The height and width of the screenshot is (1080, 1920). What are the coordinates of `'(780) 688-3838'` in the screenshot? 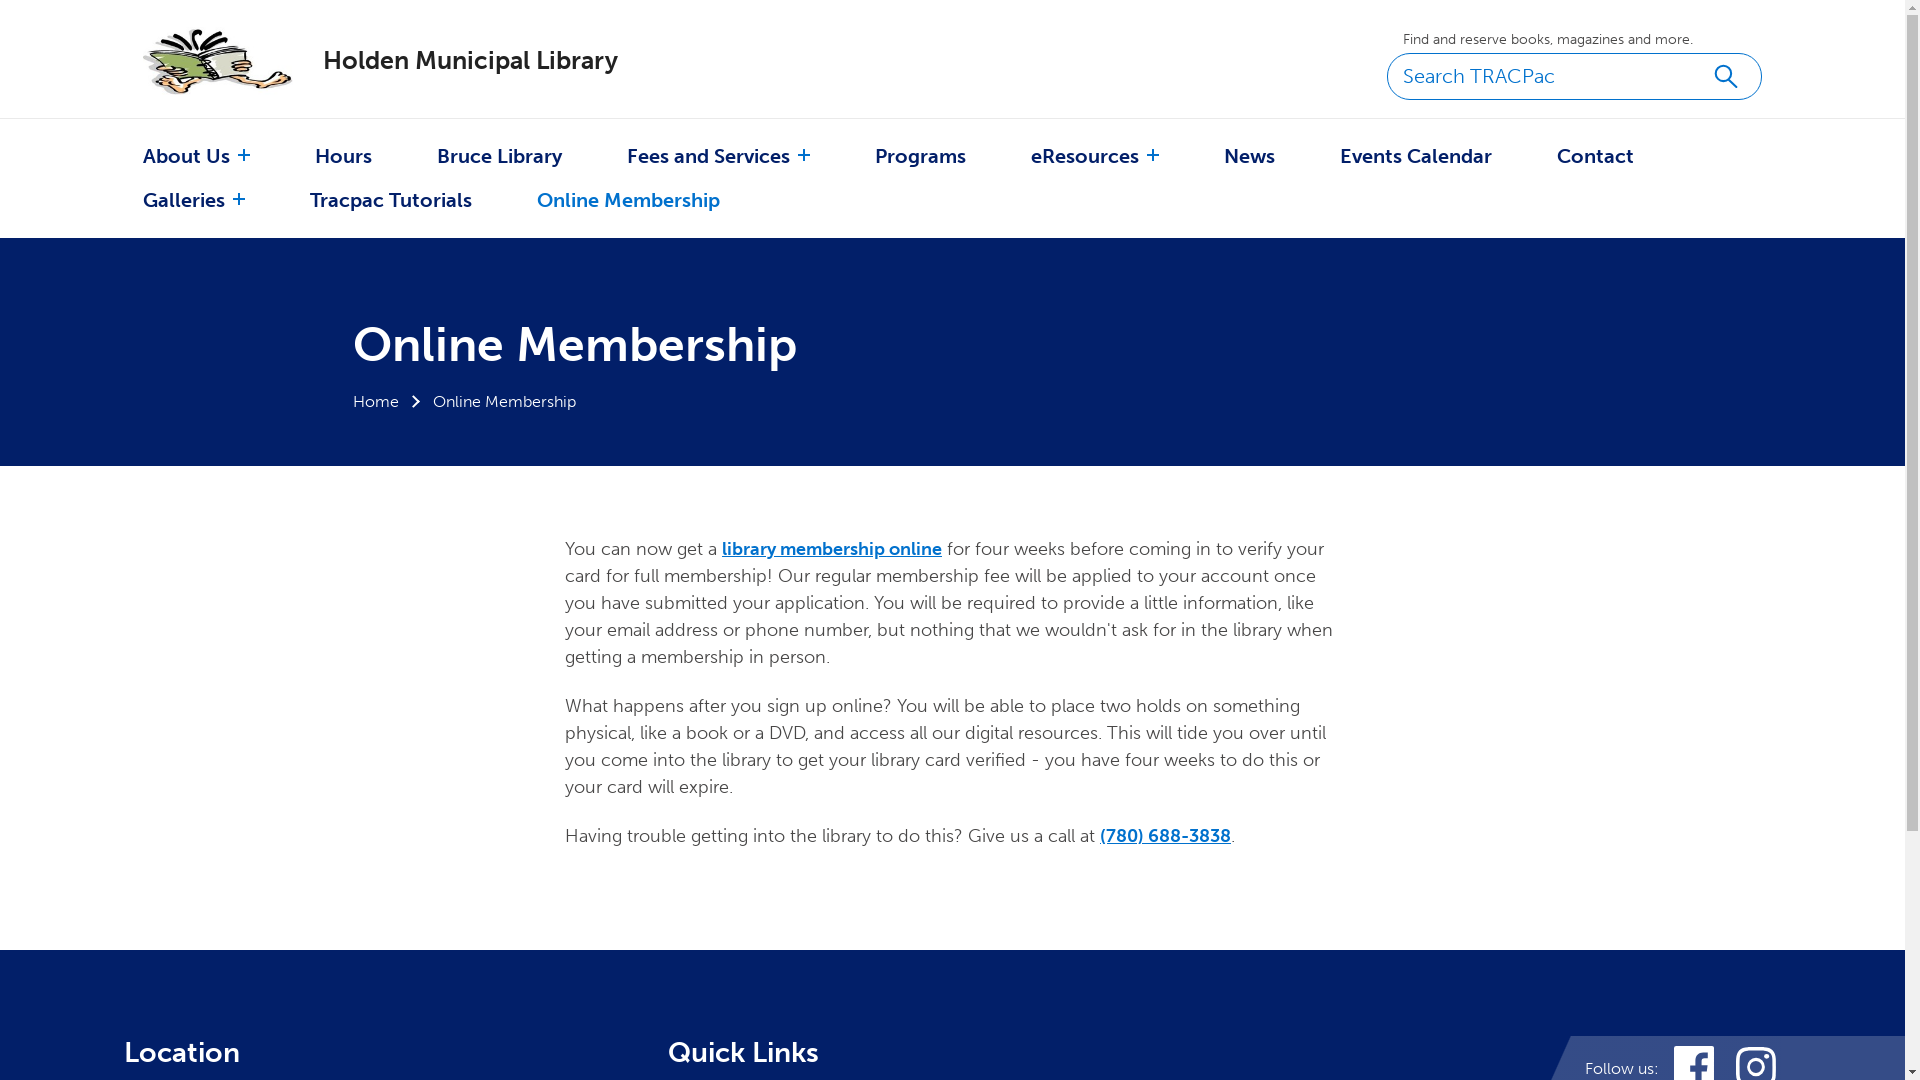 It's located at (1165, 836).